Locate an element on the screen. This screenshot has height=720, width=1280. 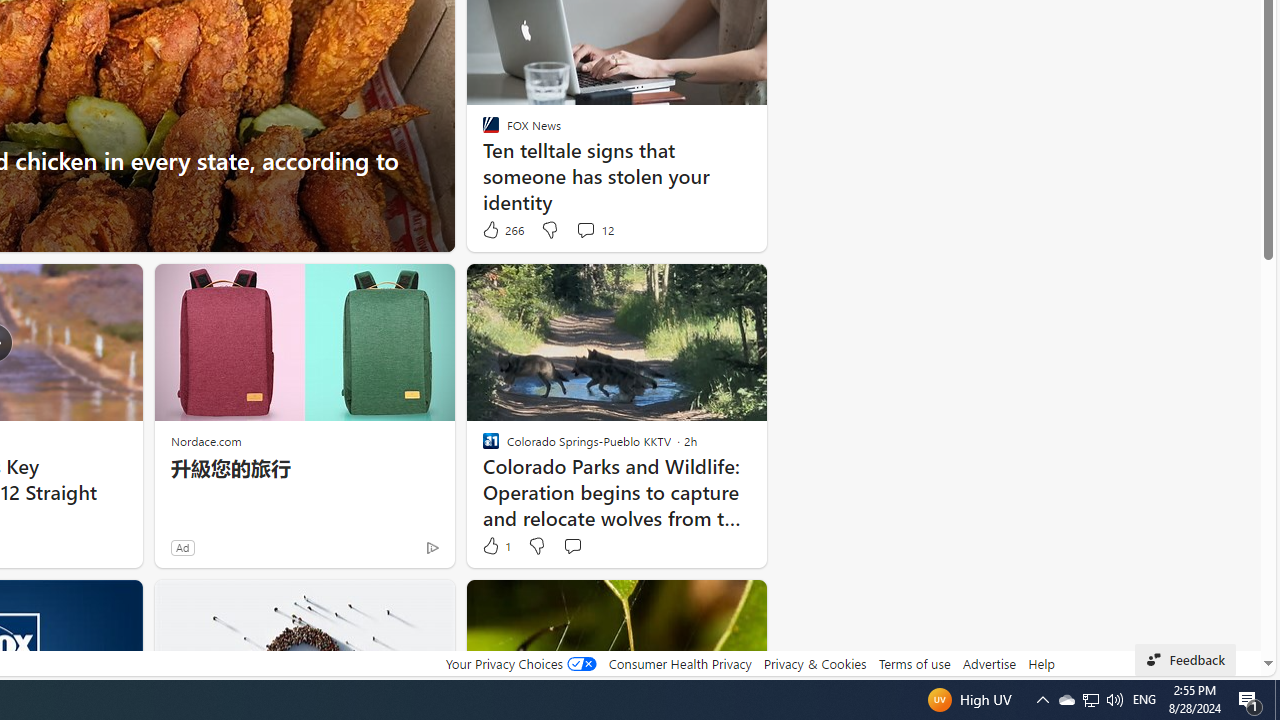
'Consumer Health Privacy' is located at coordinates (680, 663).